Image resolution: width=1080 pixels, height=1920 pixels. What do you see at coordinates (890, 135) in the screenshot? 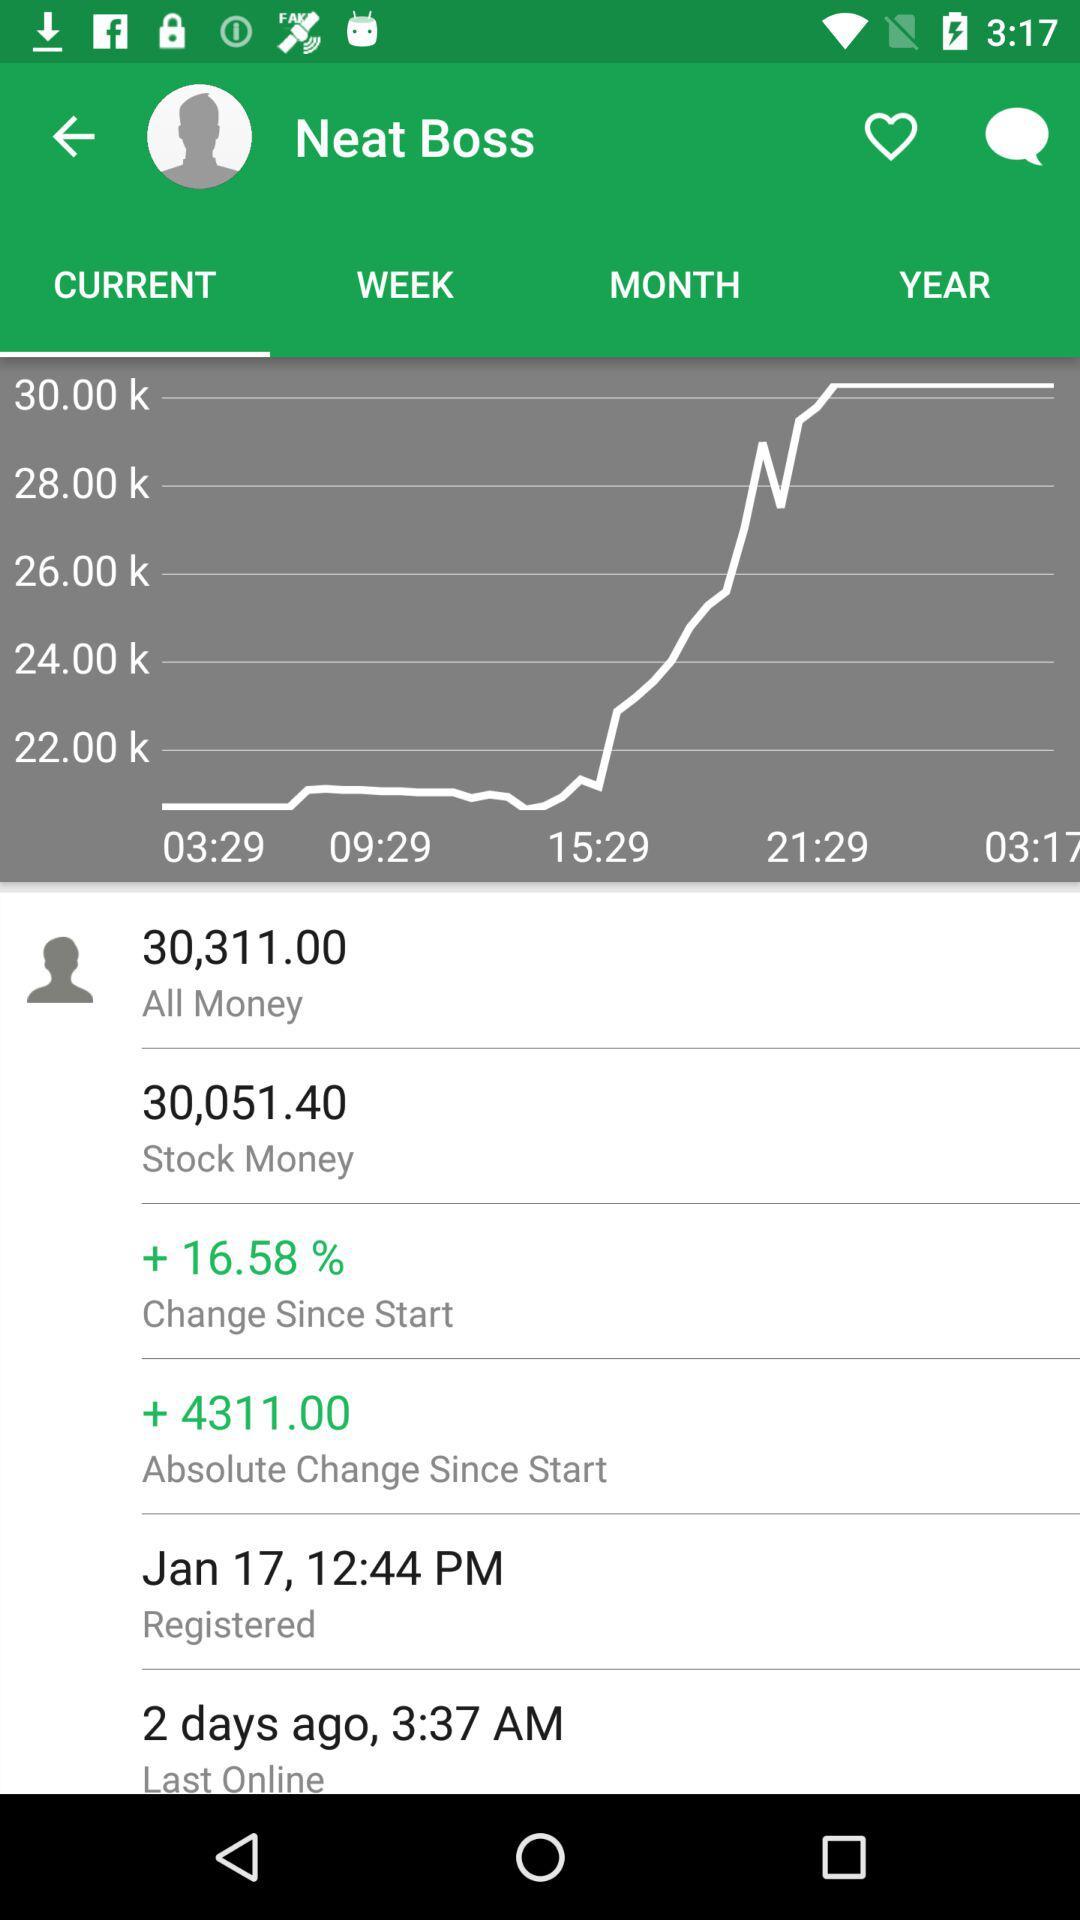
I see `the item to the right of neat boss icon` at bounding box center [890, 135].